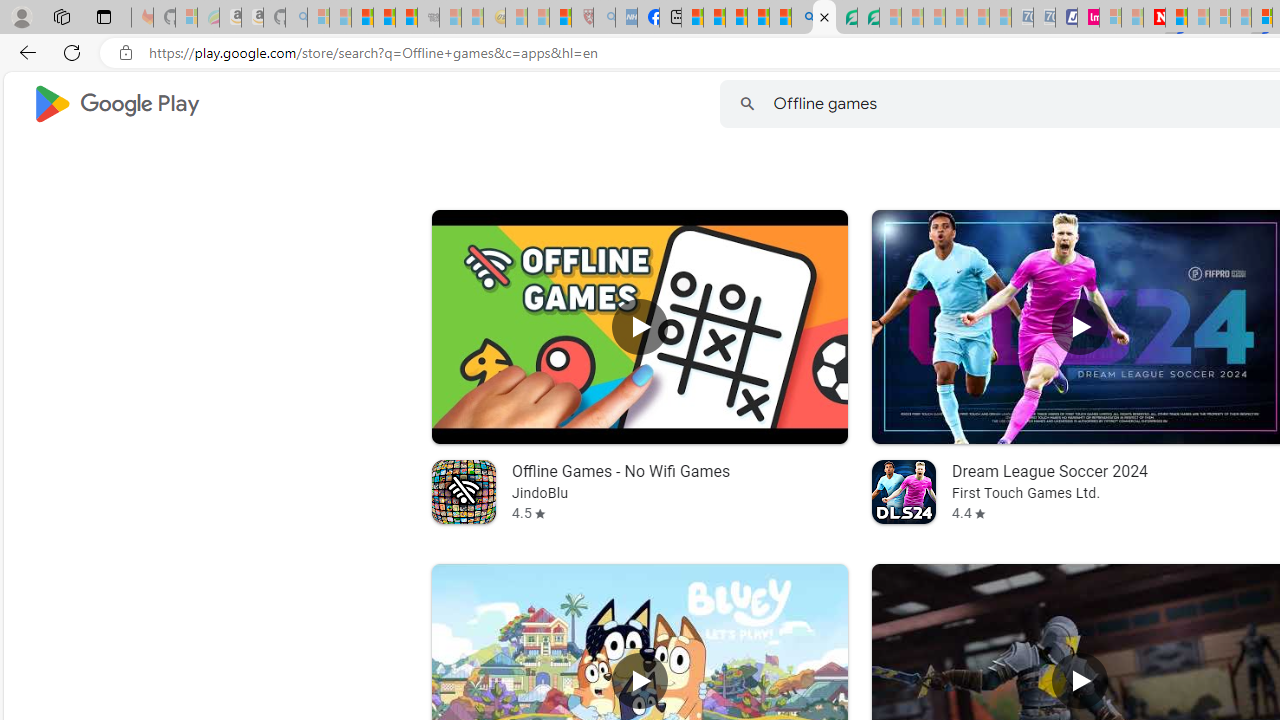  What do you see at coordinates (802, 17) in the screenshot?
I see `'google - Search'` at bounding box center [802, 17].